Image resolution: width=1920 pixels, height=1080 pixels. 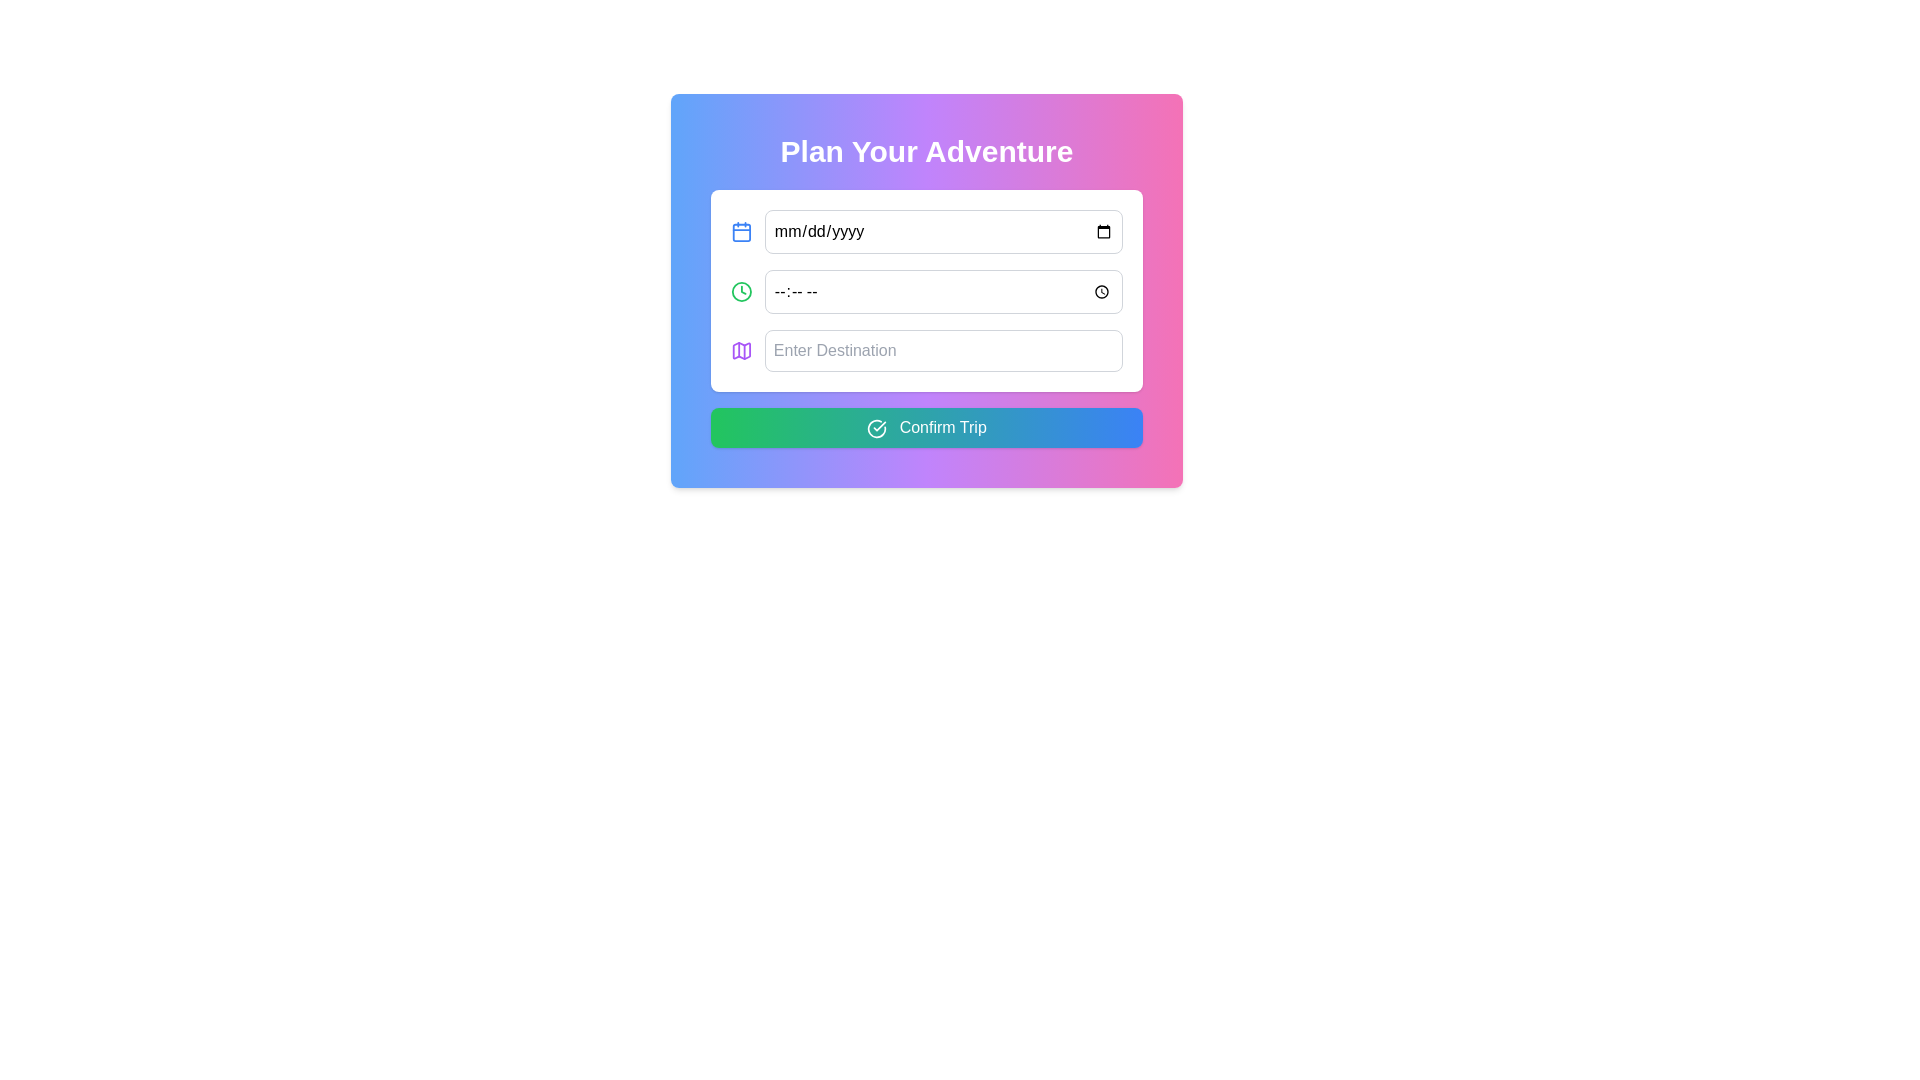 What do you see at coordinates (925, 427) in the screenshot?
I see `the 'Confirm Trip' button, which has a green-to-blue gradient background and white text, to observe the hover effects` at bounding box center [925, 427].